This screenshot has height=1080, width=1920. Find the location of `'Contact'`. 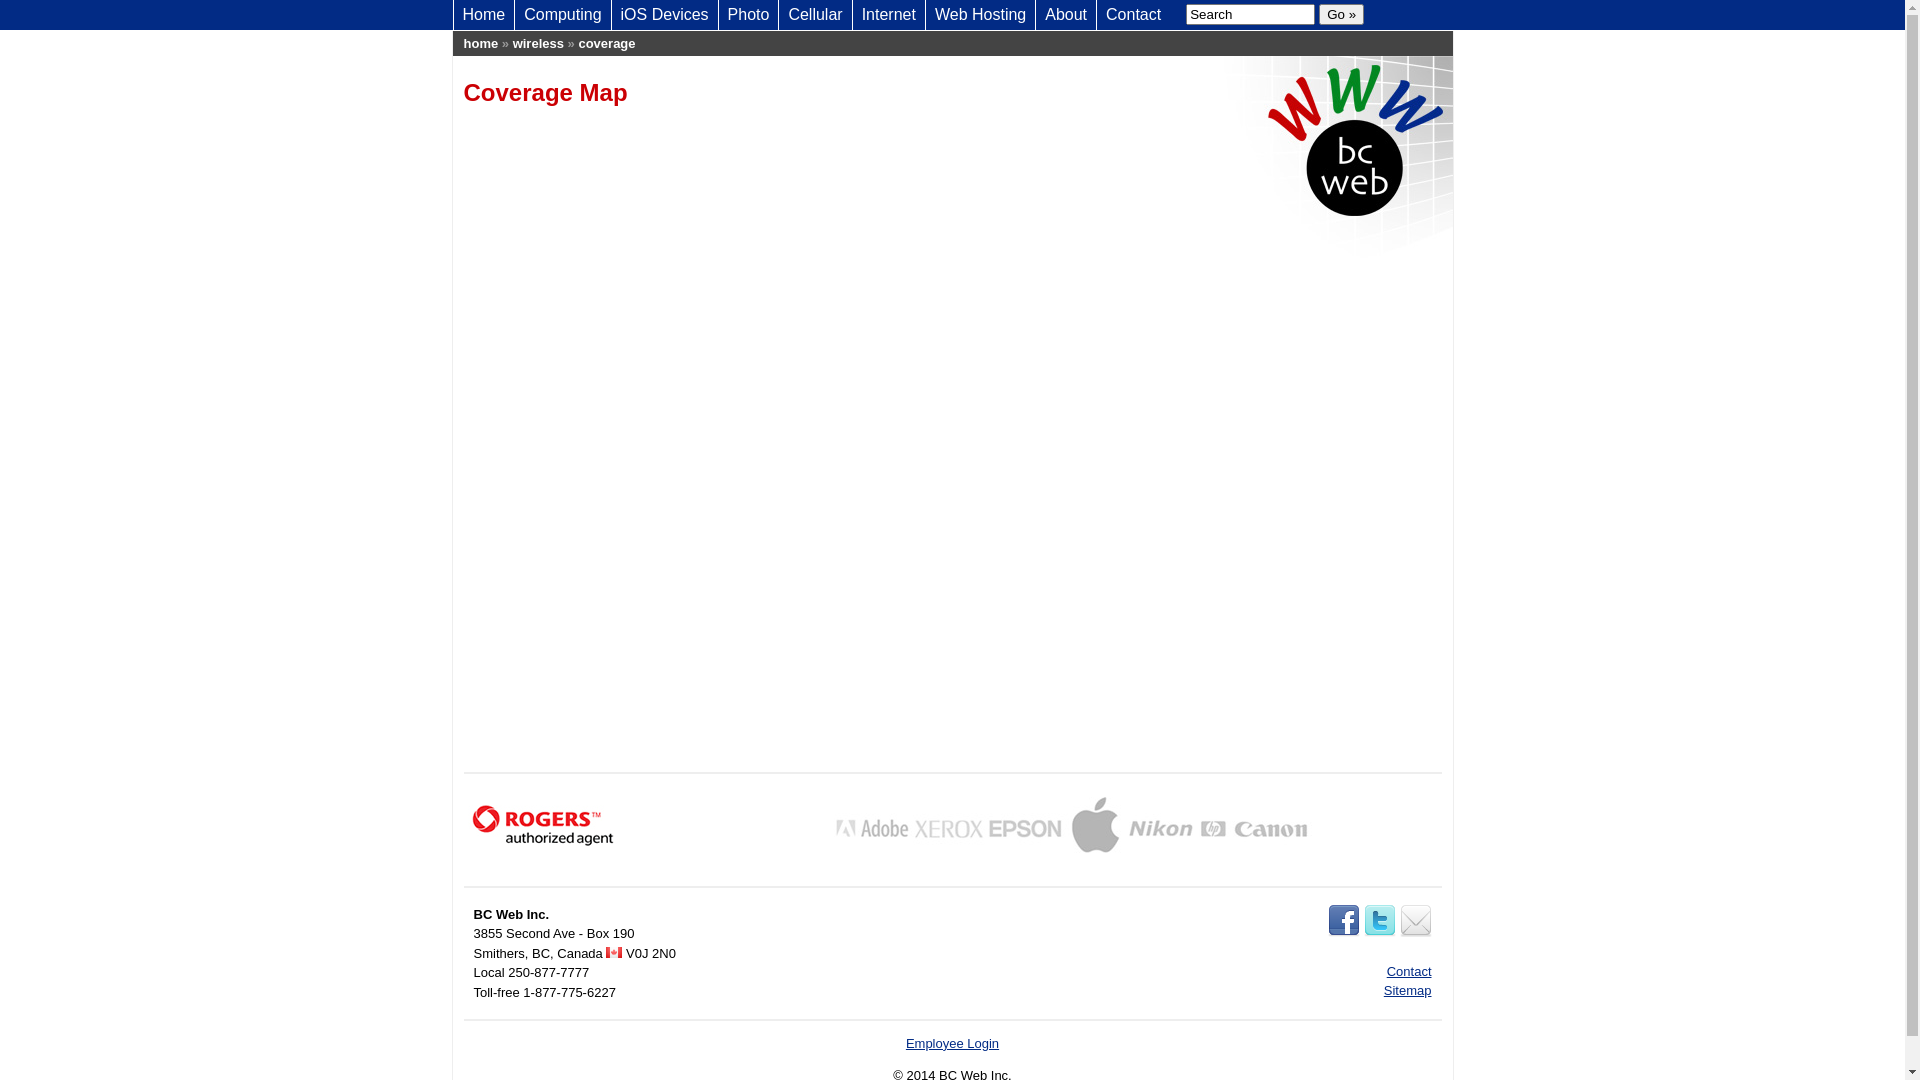

'Contact' is located at coordinates (1386, 970).